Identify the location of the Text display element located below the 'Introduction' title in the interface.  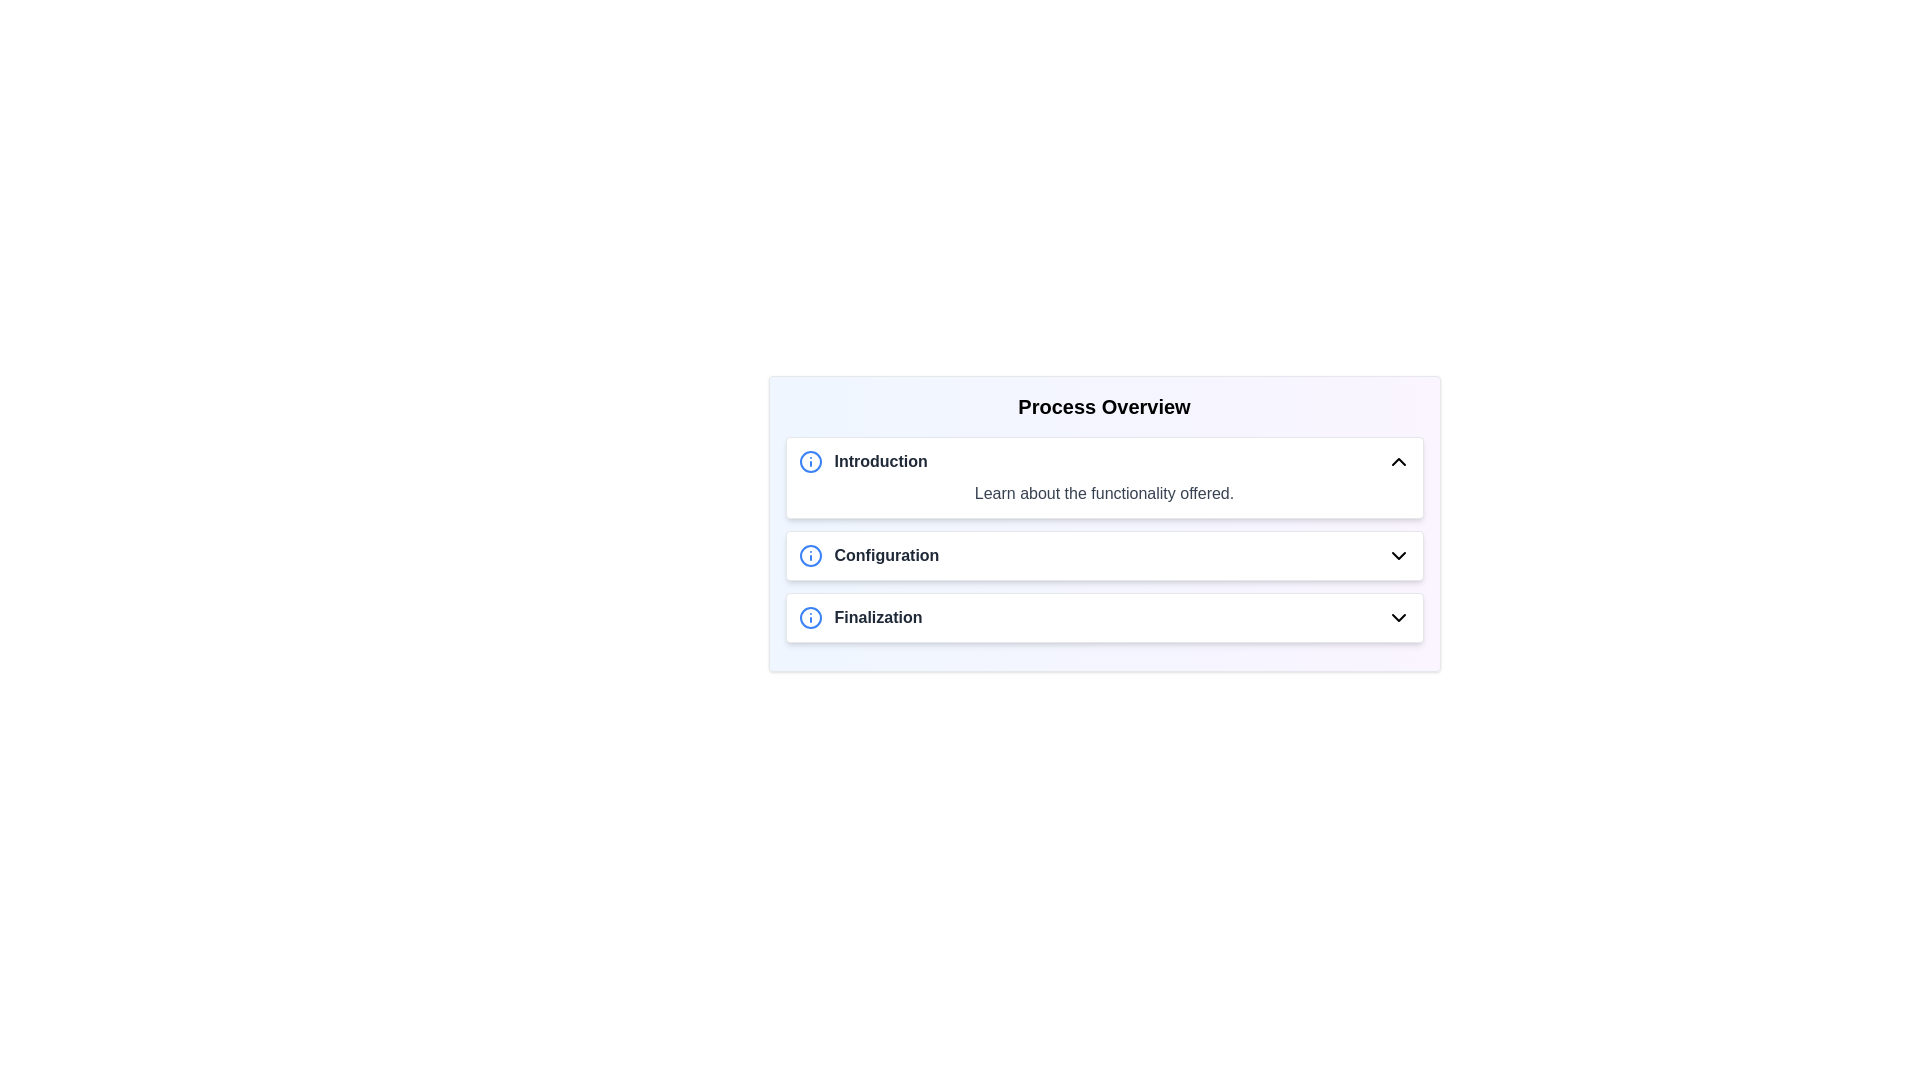
(1103, 493).